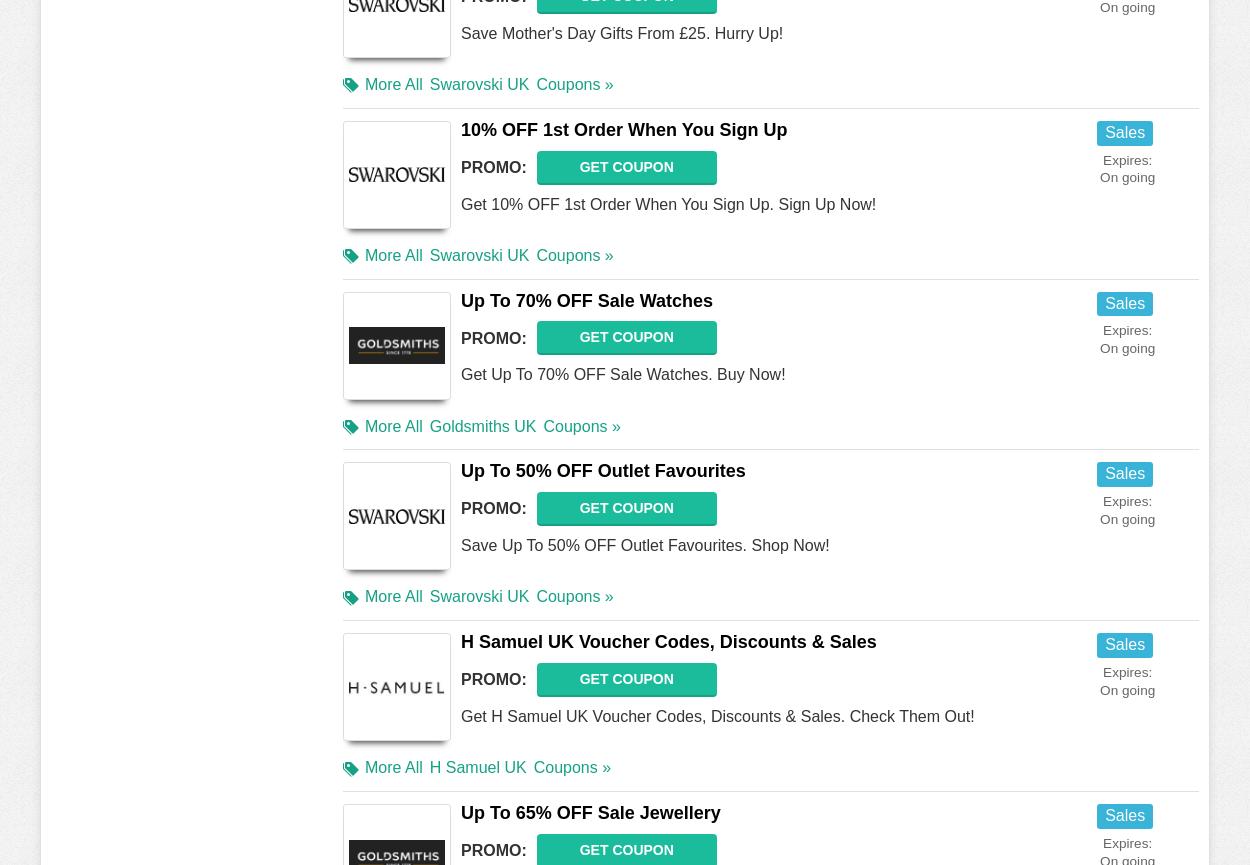 Image resolution: width=1250 pixels, height=865 pixels. Describe the element at coordinates (476, 766) in the screenshot. I see `'H Samuel UK'` at that location.